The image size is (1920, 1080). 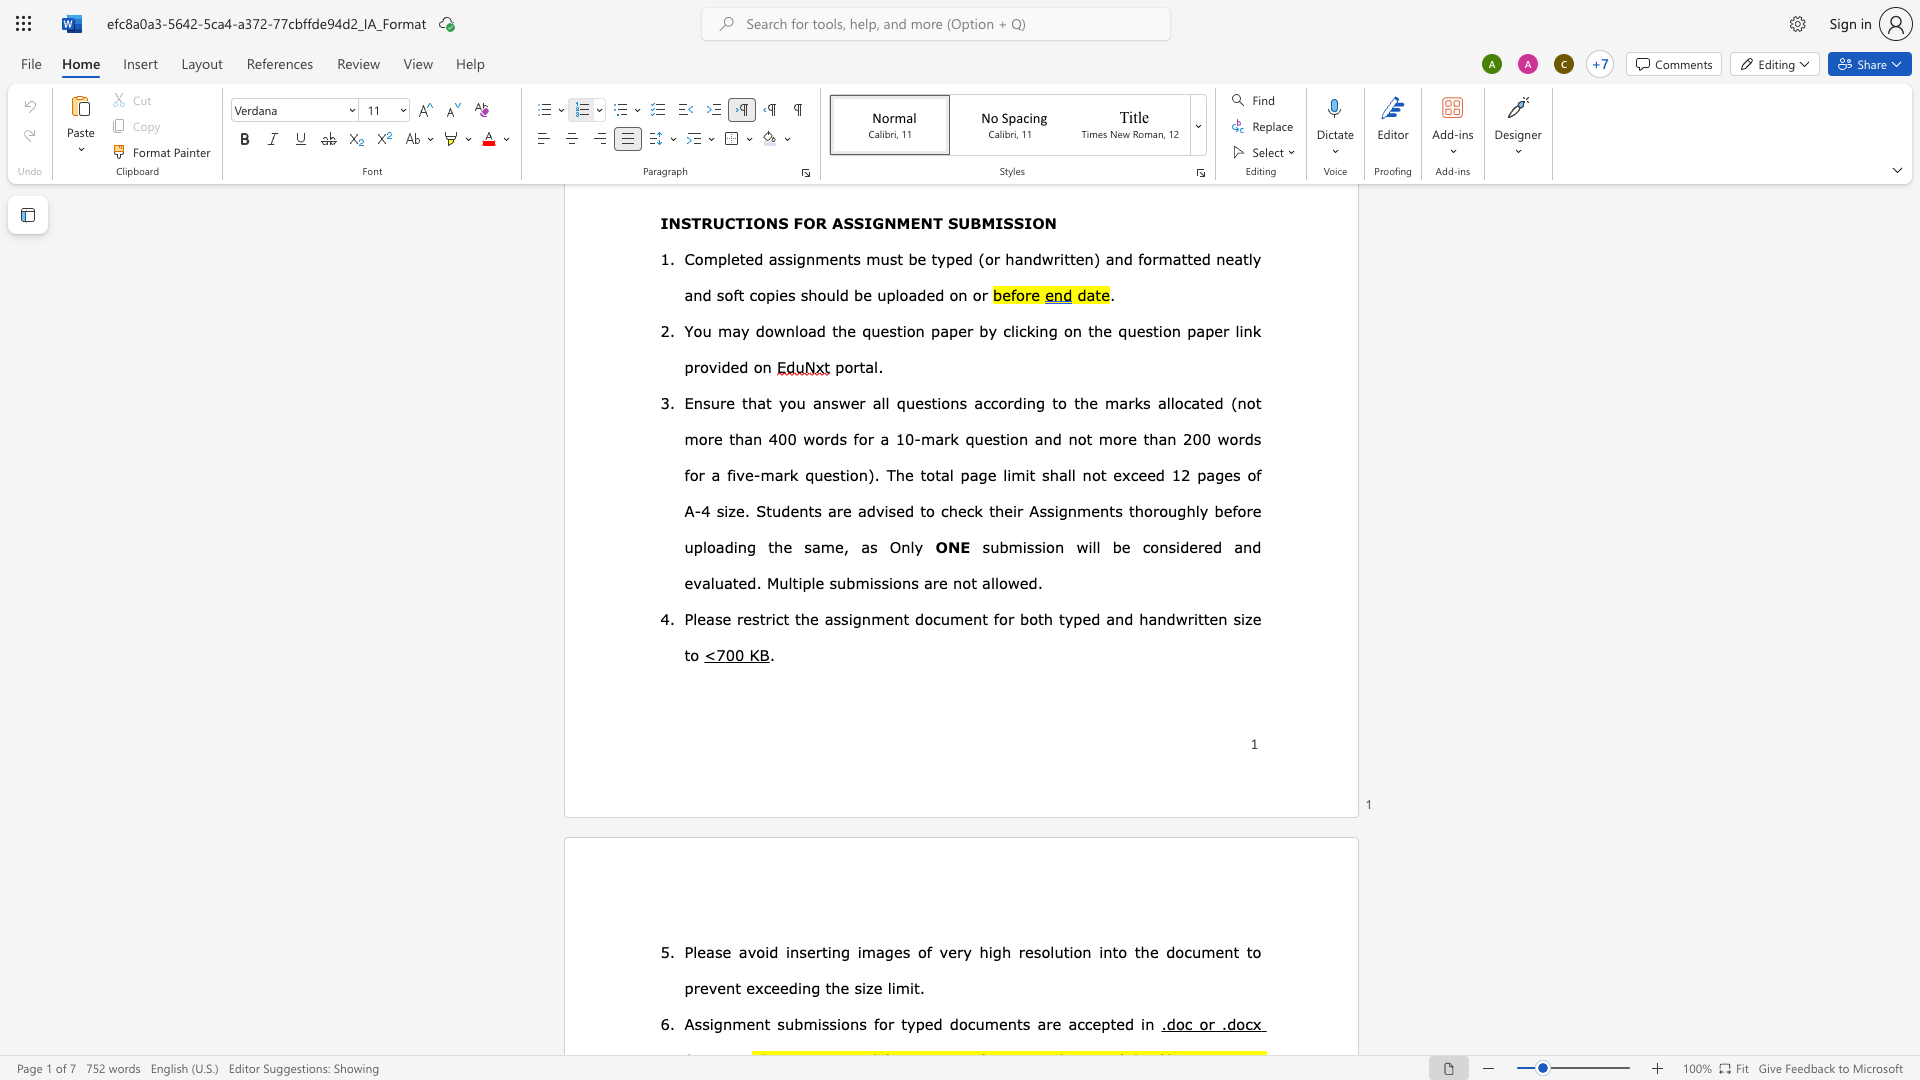 I want to click on the space between the continuous character "t" and "e" in the text, so click(x=1209, y=617).